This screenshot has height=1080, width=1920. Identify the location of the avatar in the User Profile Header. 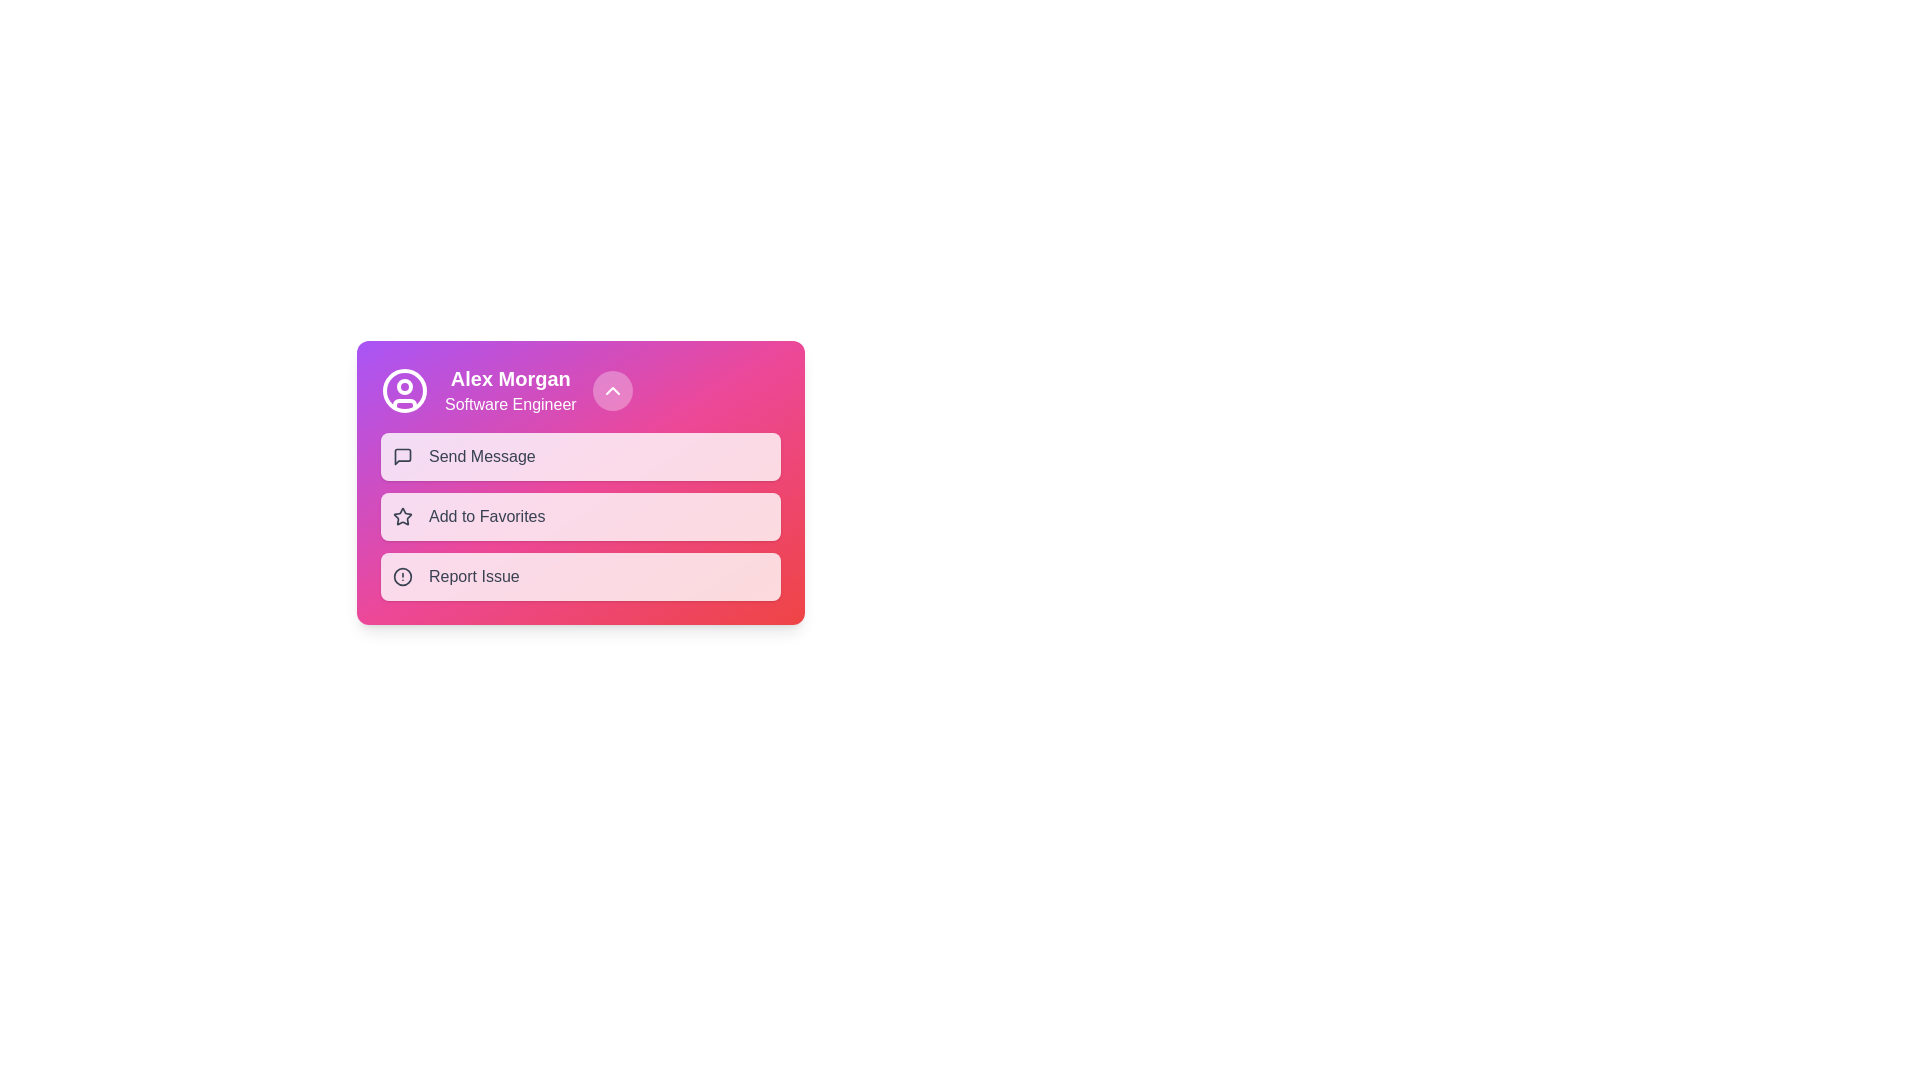
(579, 390).